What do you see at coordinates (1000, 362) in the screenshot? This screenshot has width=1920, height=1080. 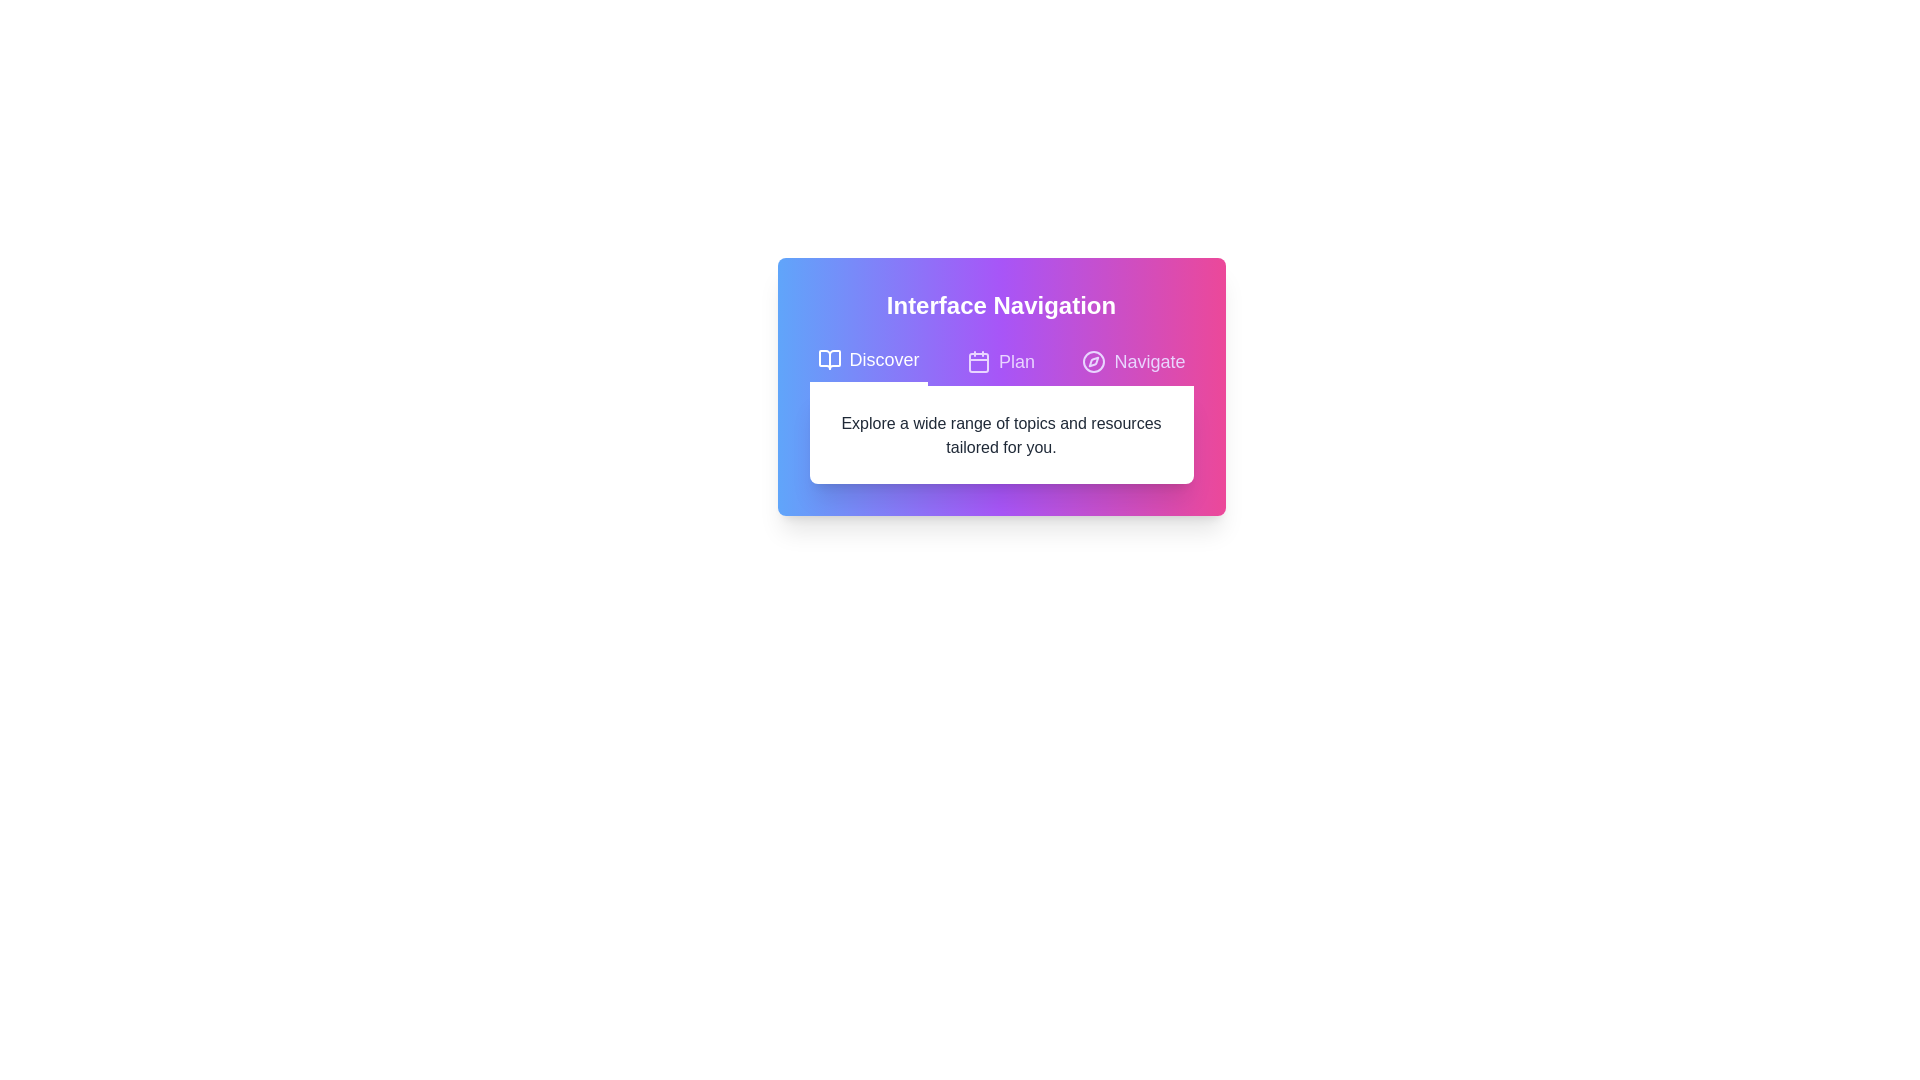 I see `the second button in the horizontal tab list, which is positioned between the 'Discover' and 'Navigate' buttons` at bounding box center [1000, 362].